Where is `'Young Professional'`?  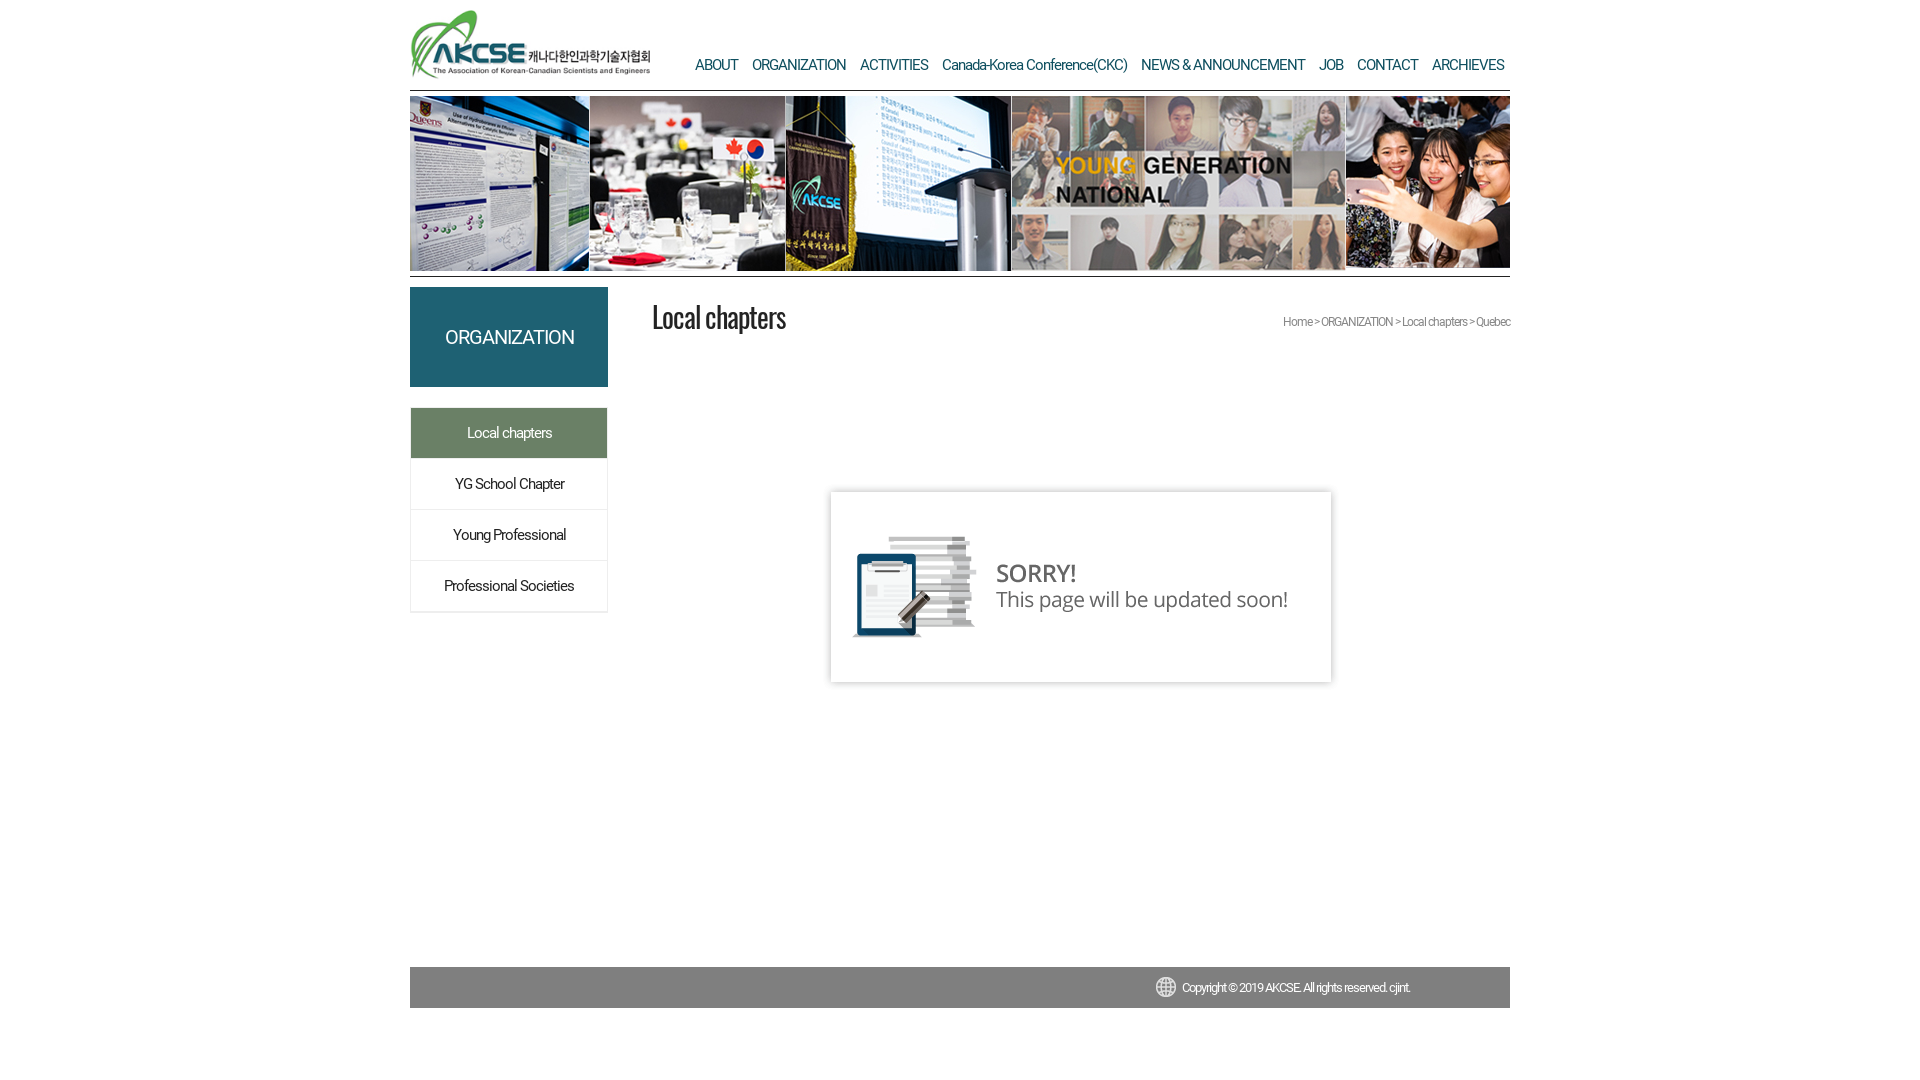
'Young Professional' is located at coordinates (508, 534).